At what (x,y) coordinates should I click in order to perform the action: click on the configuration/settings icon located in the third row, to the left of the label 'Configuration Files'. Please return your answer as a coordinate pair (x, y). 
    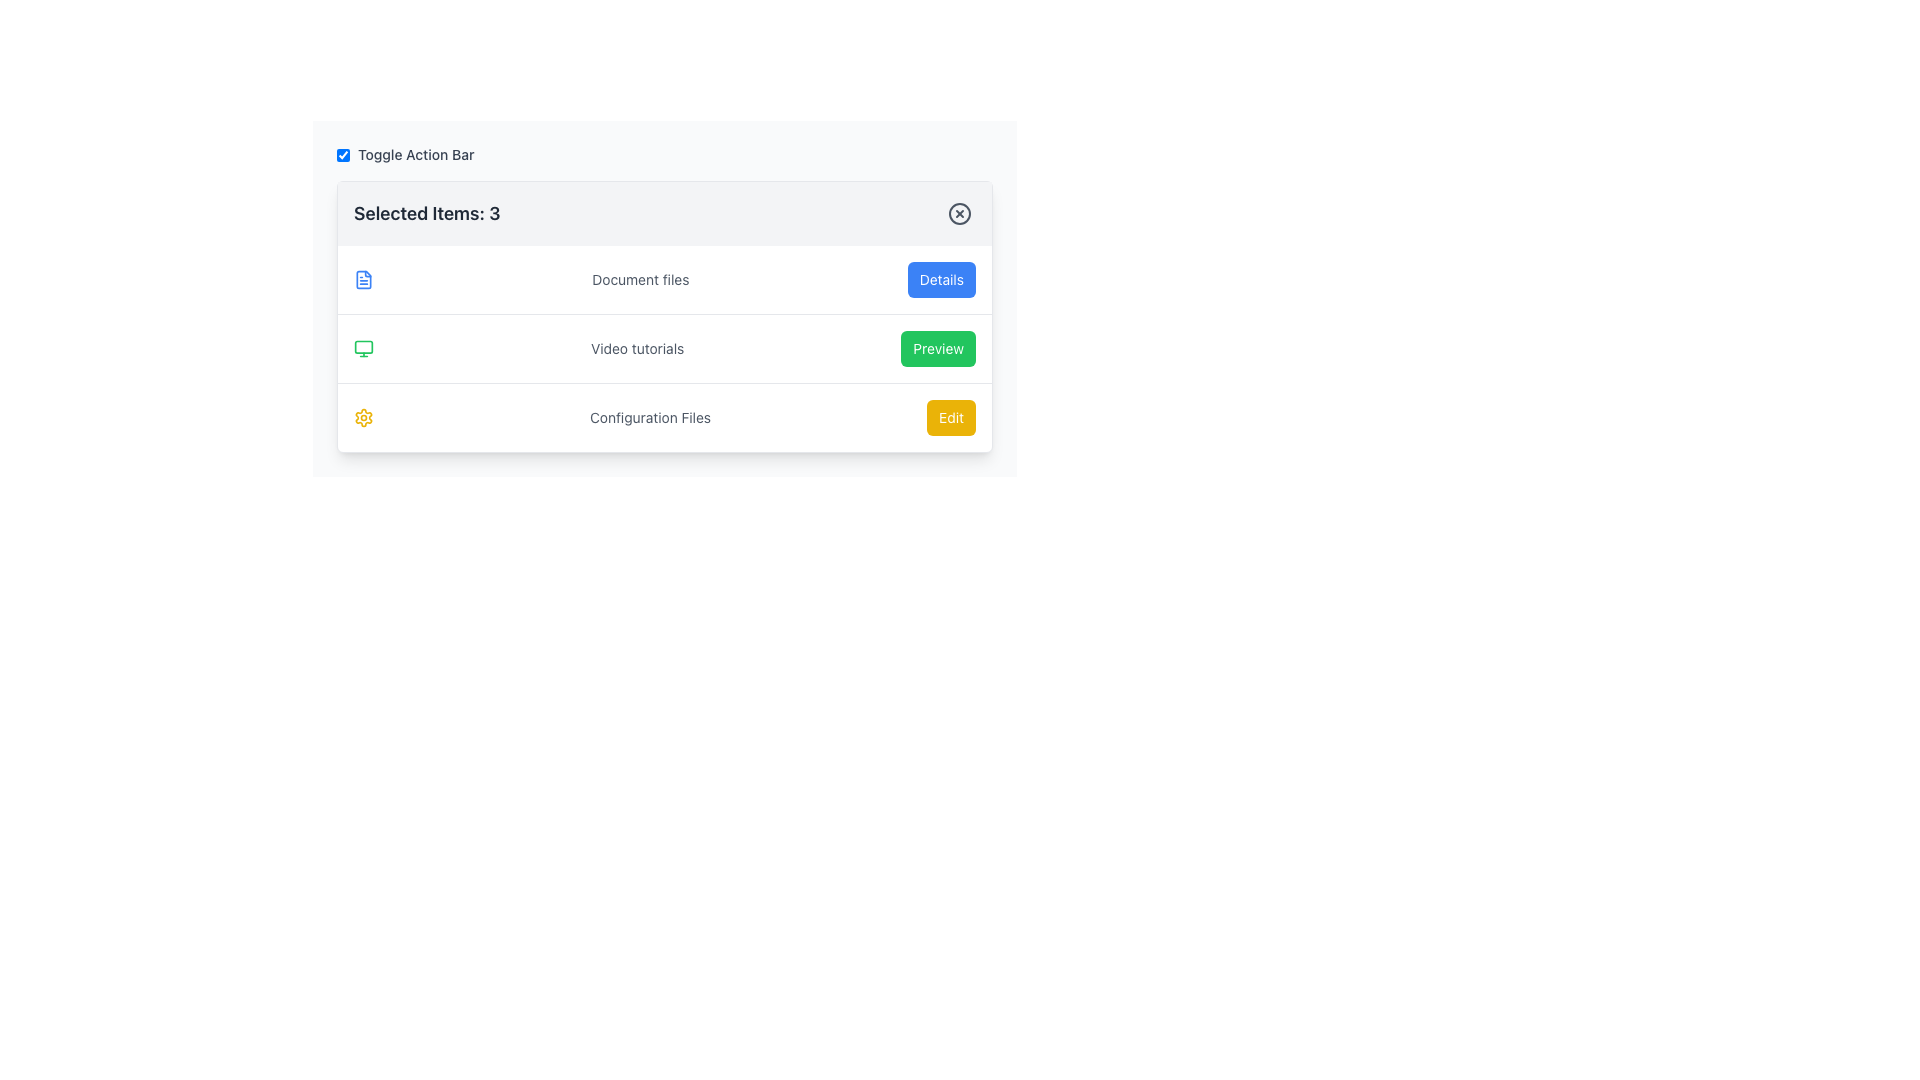
    Looking at the image, I should click on (364, 416).